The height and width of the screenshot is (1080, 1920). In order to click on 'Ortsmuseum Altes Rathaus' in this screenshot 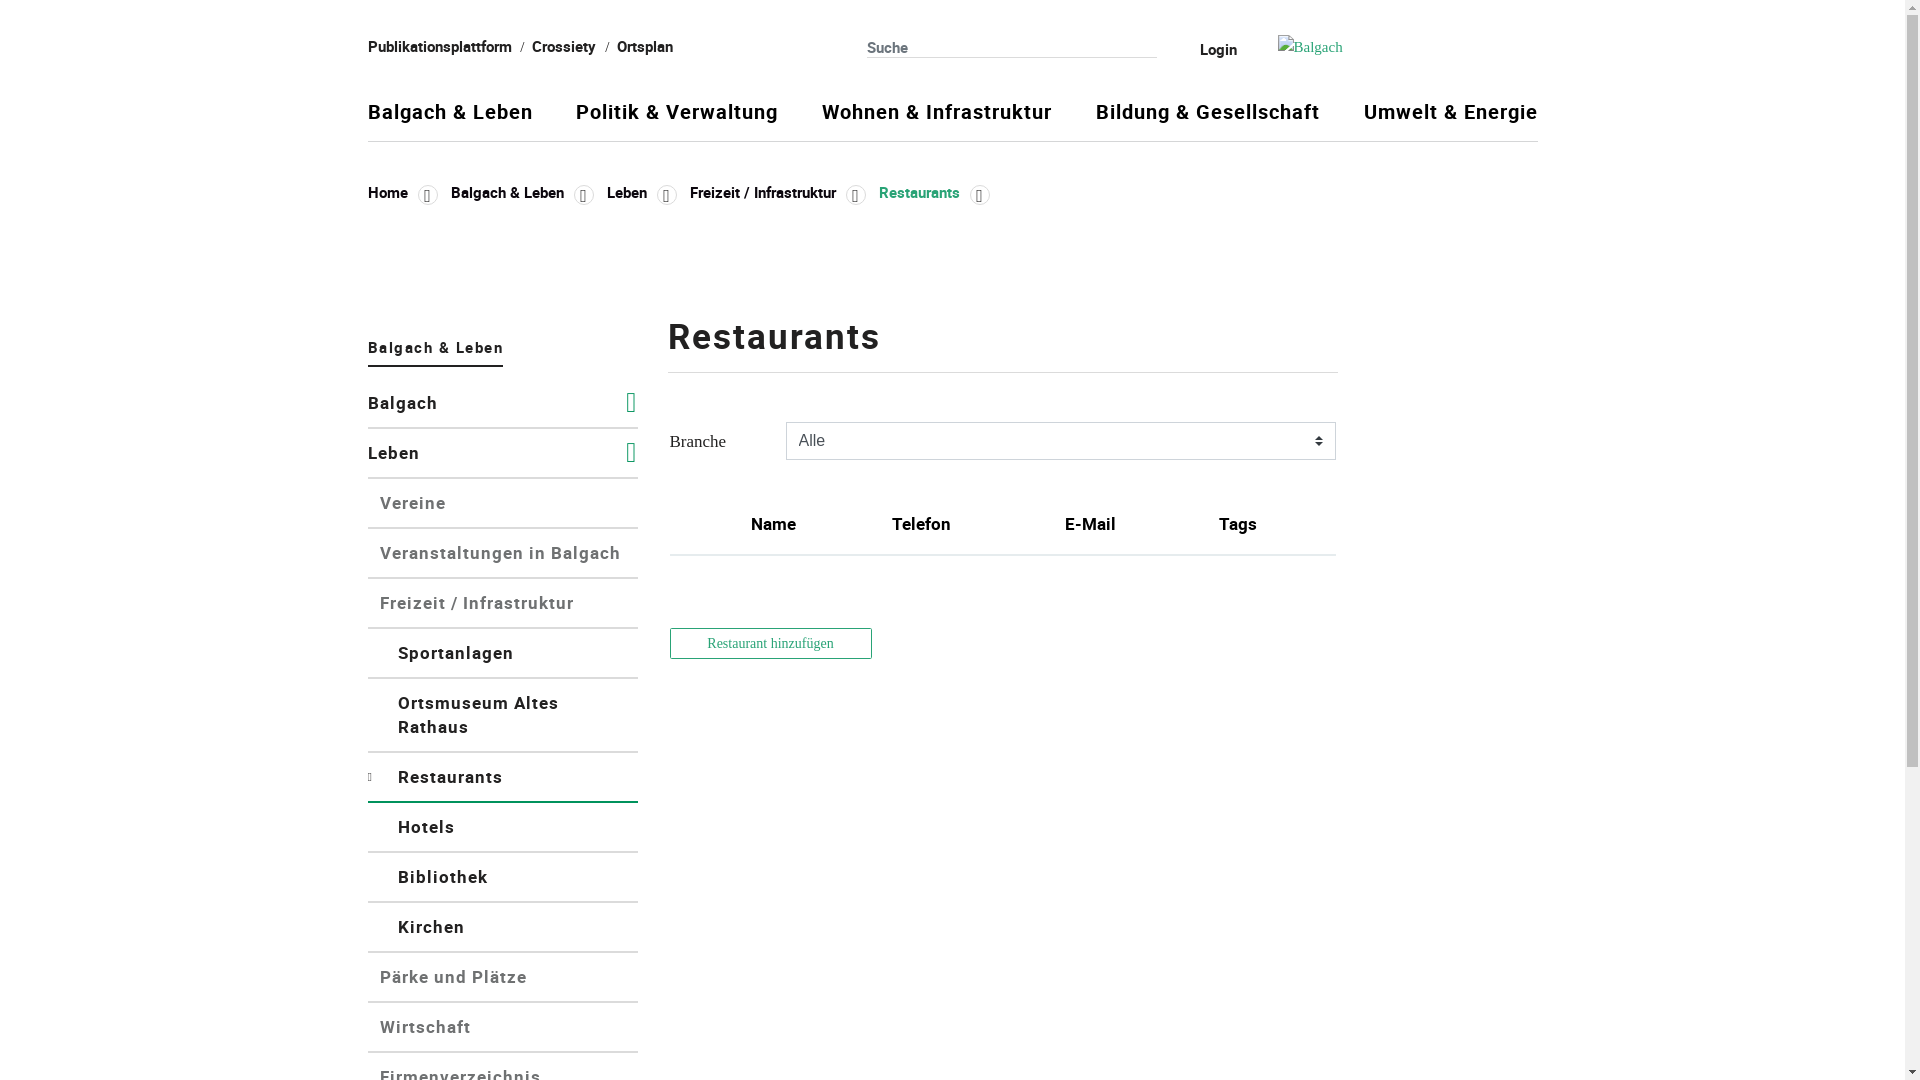, I will do `click(503, 715)`.